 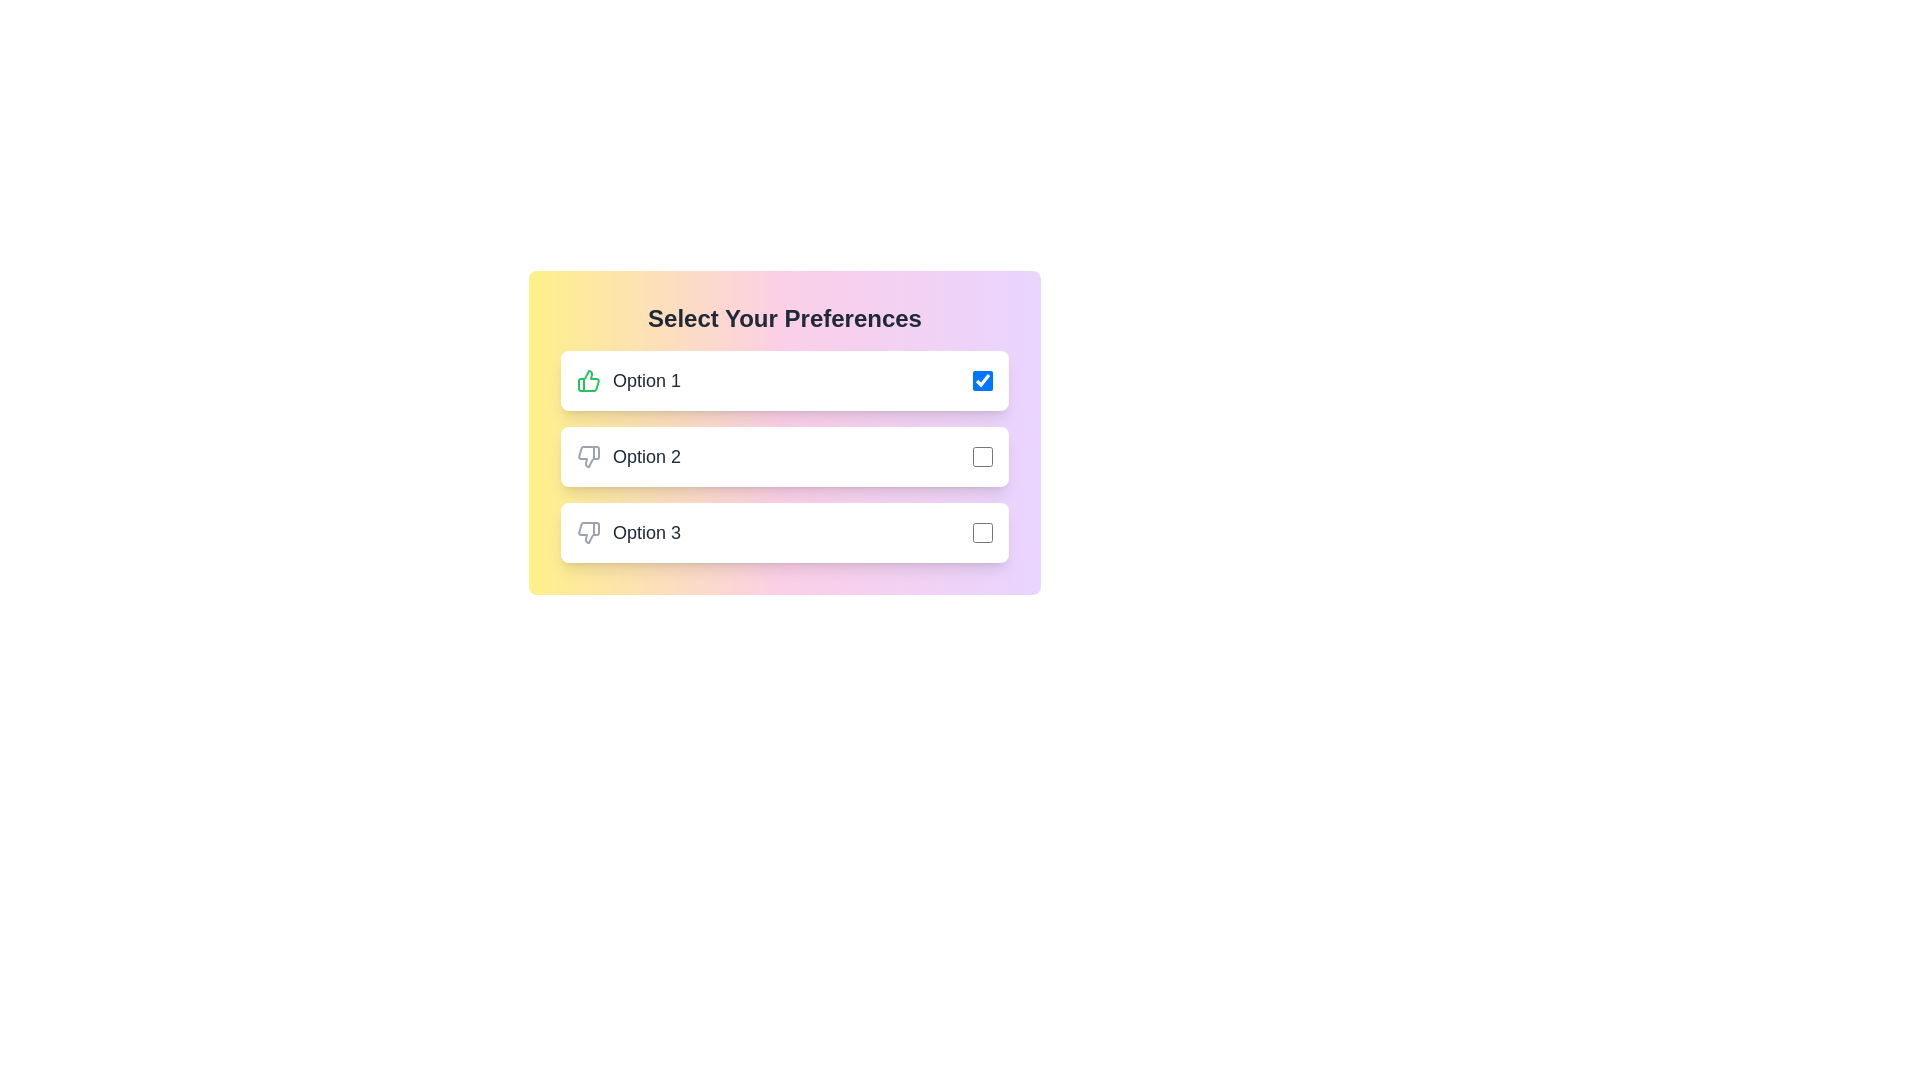 What do you see at coordinates (647, 381) in the screenshot?
I see `text displayed in the text label that indicates the name or title of the first option in the list, which is located centrally between a thumbs-up icon and a checkbox in the first row of selectable preferences` at bounding box center [647, 381].